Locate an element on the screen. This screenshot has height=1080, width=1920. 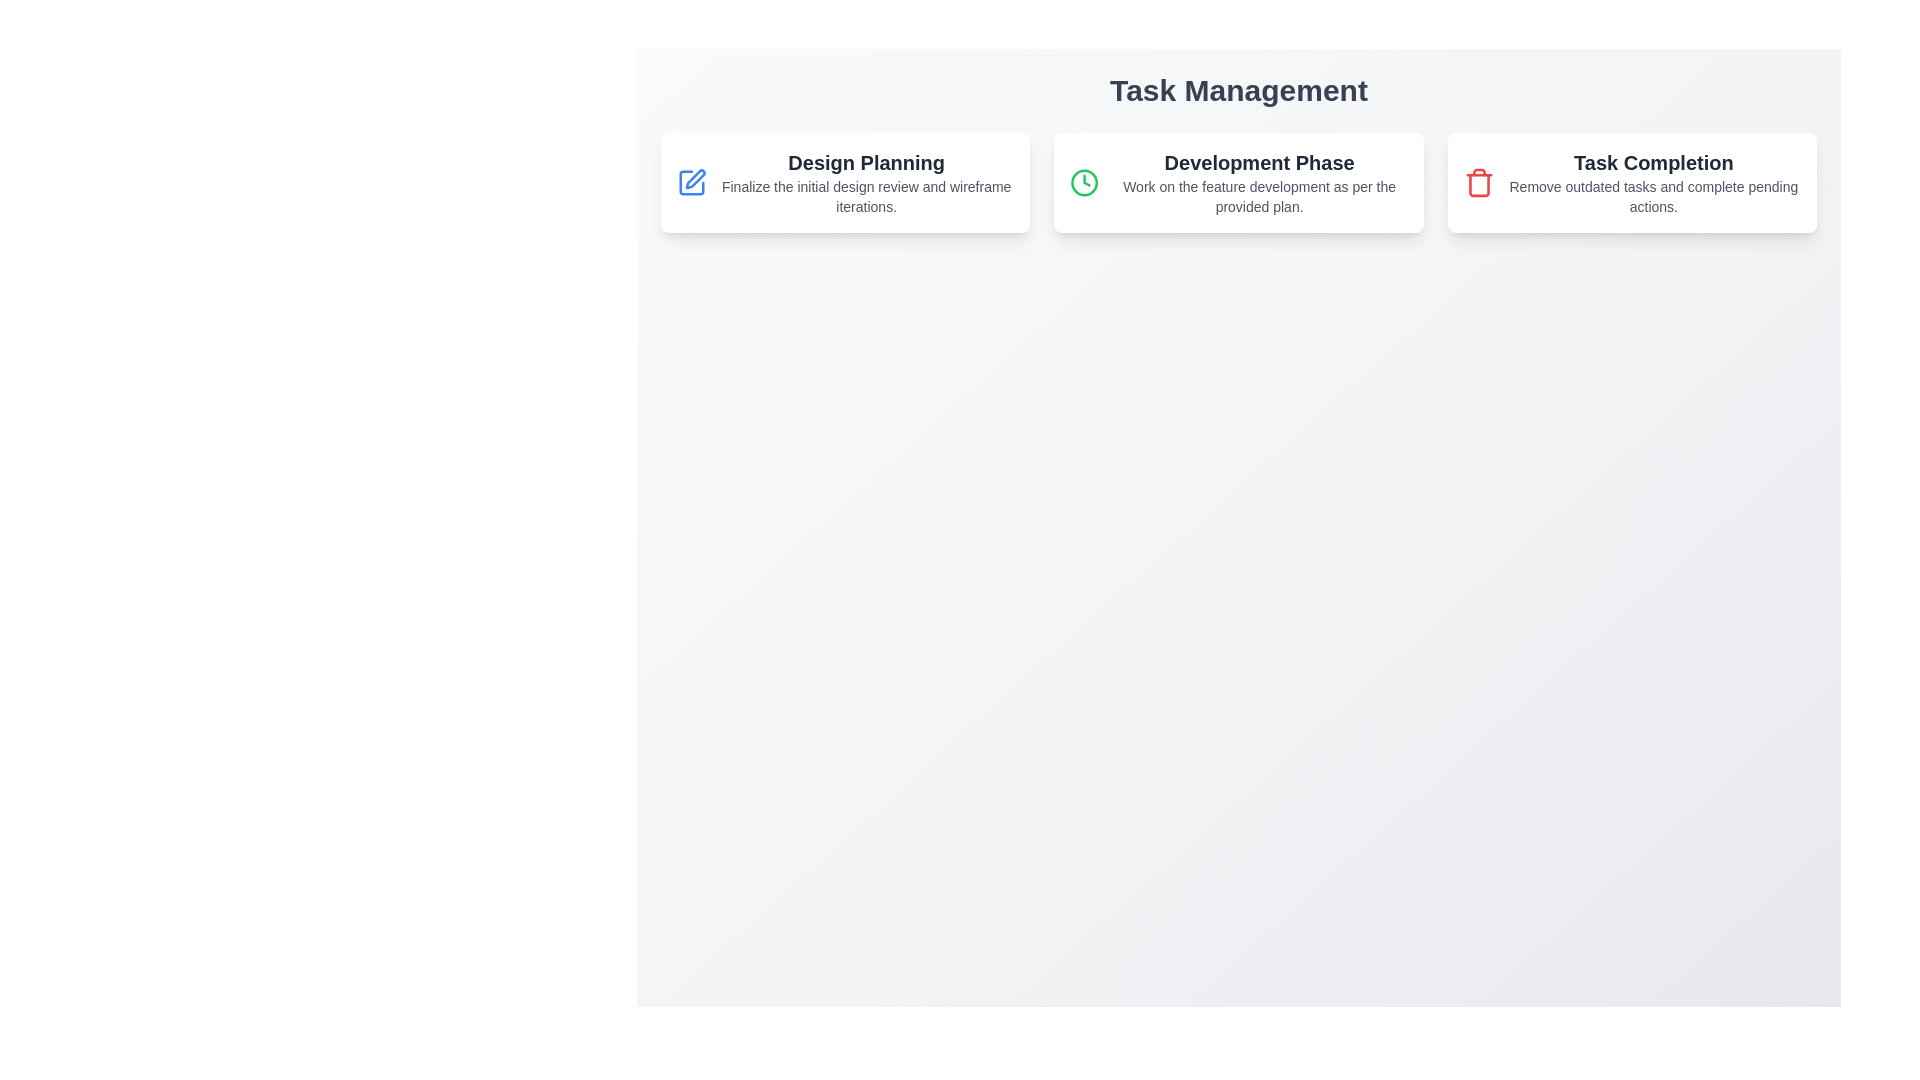
the text label in the rightmost column of the second row is located at coordinates (1653, 161).